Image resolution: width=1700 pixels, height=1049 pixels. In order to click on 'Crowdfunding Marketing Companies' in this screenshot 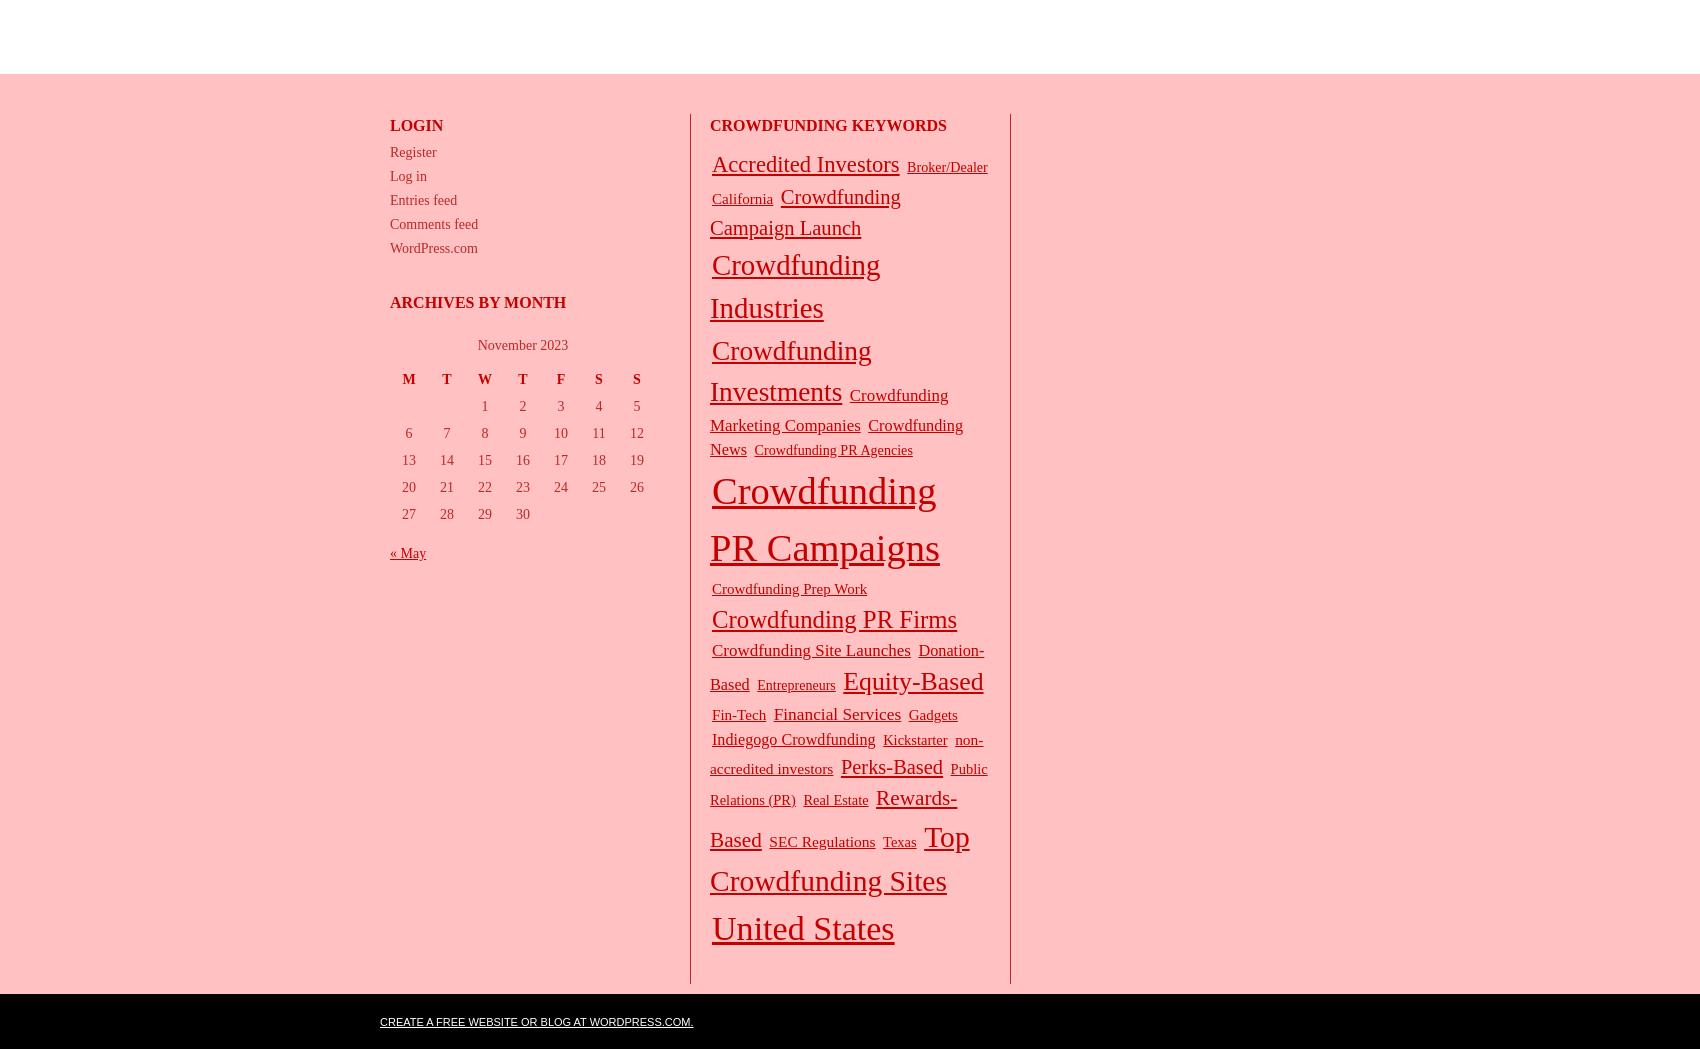, I will do `click(827, 408)`.